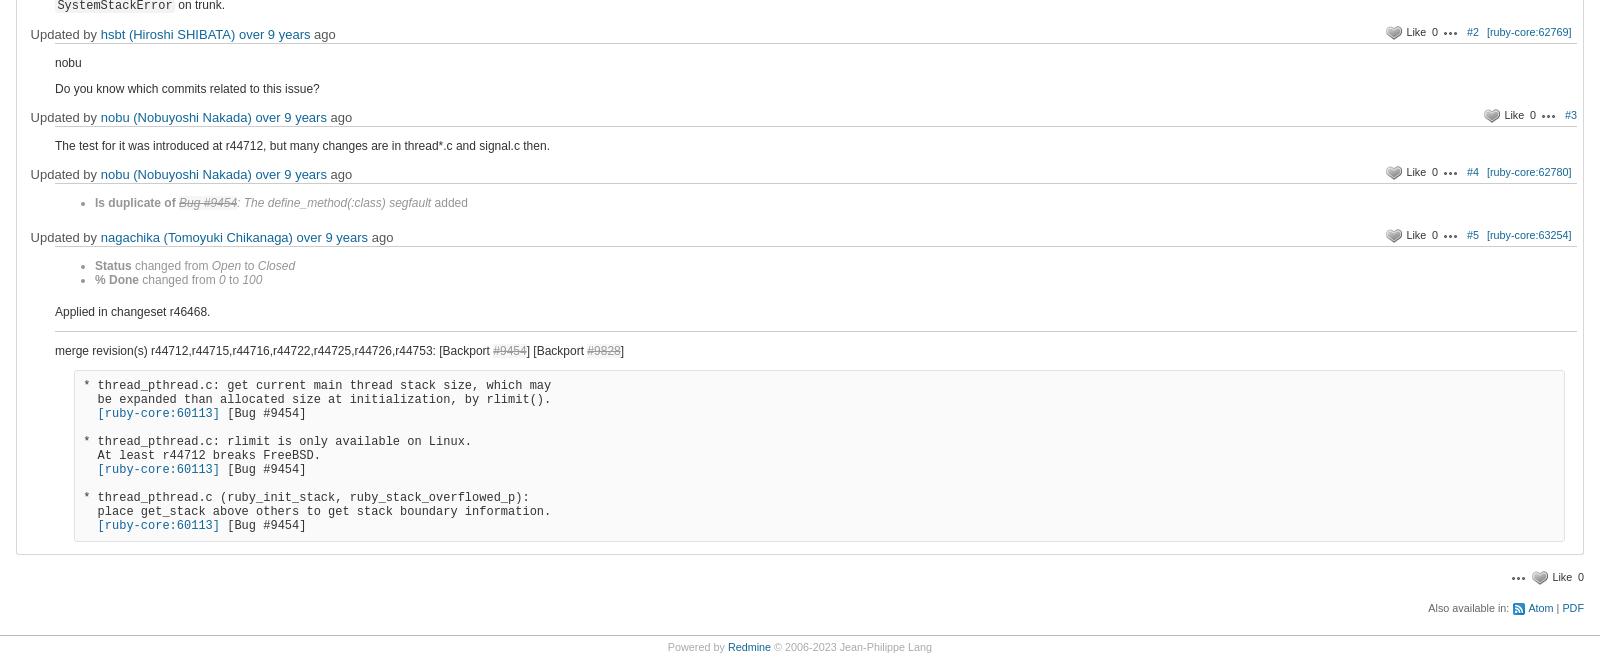 Image resolution: width=1600 pixels, height=658 pixels. What do you see at coordinates (555, 350) in the screenshot?
I see `'] [Backport'` at bounding box center [555, 350].